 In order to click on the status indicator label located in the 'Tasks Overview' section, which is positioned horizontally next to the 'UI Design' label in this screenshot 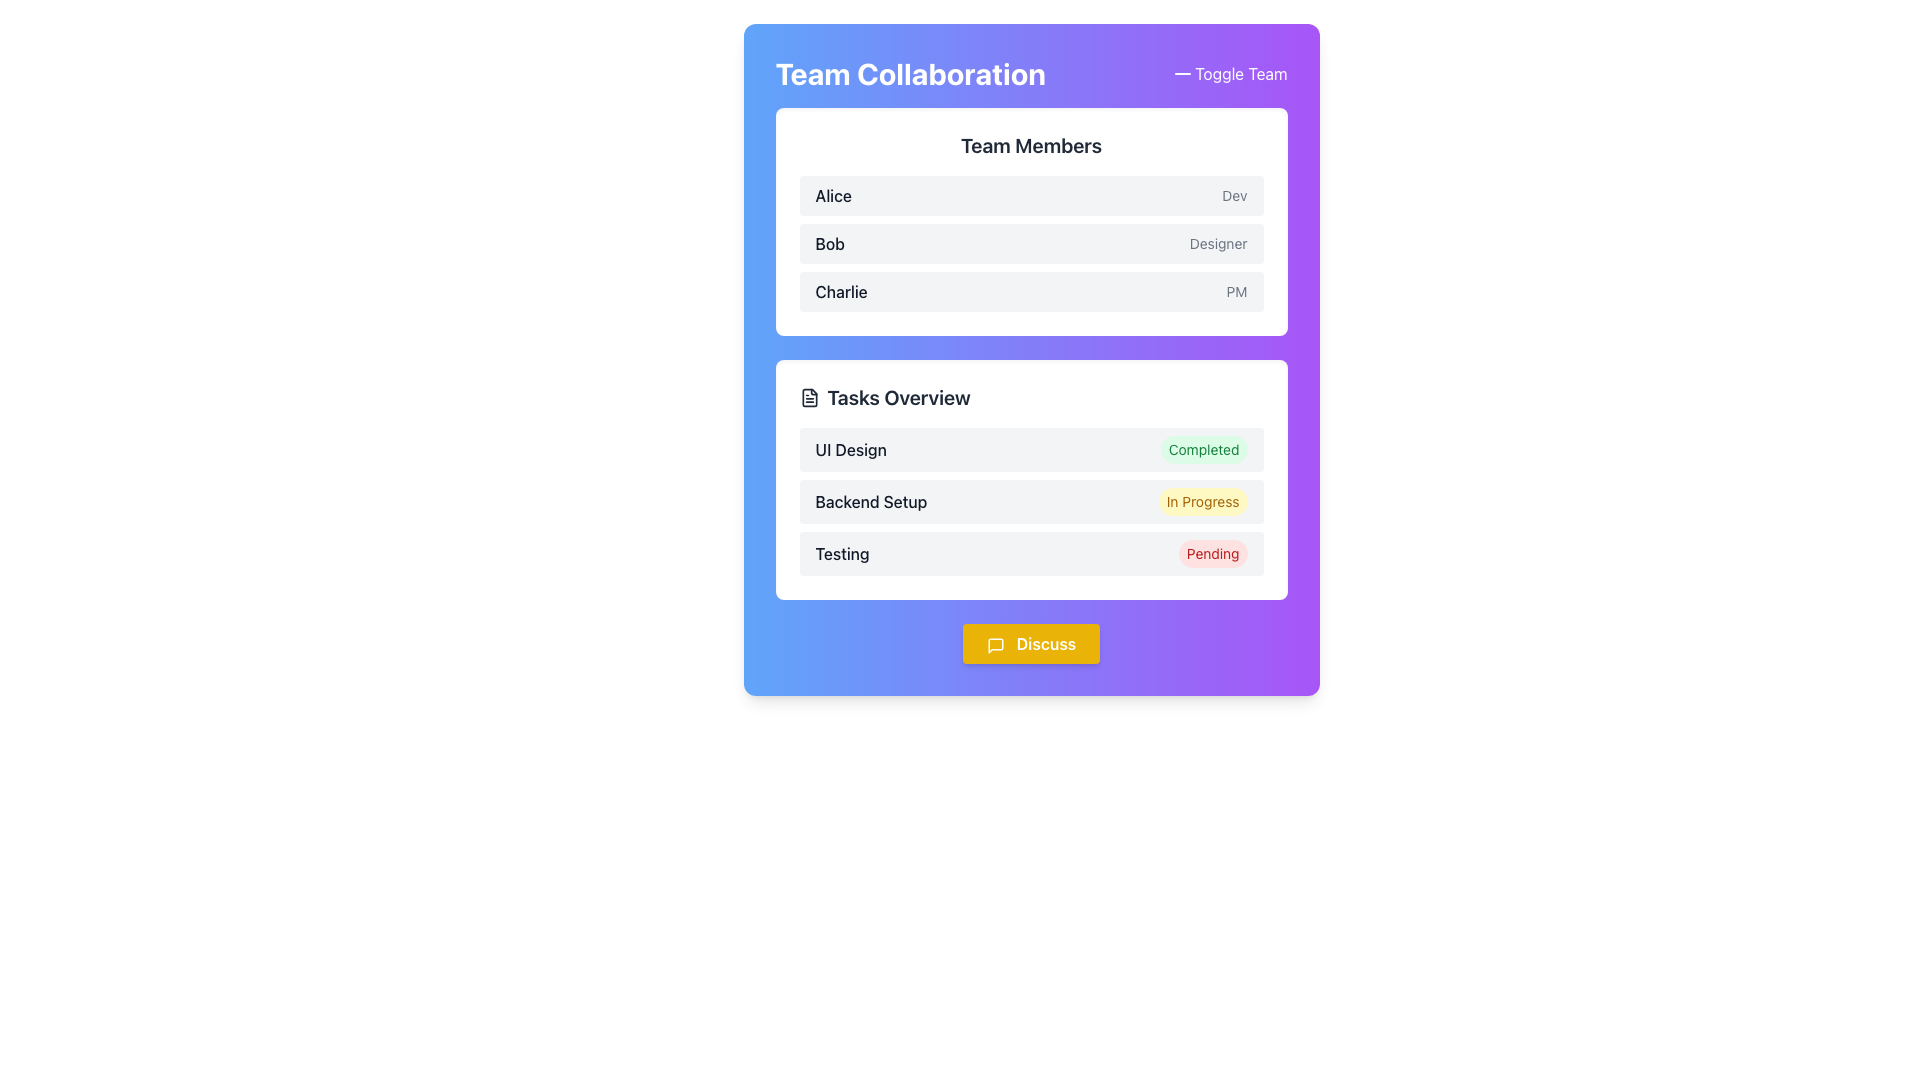, I will do `click(1203, 450)`.